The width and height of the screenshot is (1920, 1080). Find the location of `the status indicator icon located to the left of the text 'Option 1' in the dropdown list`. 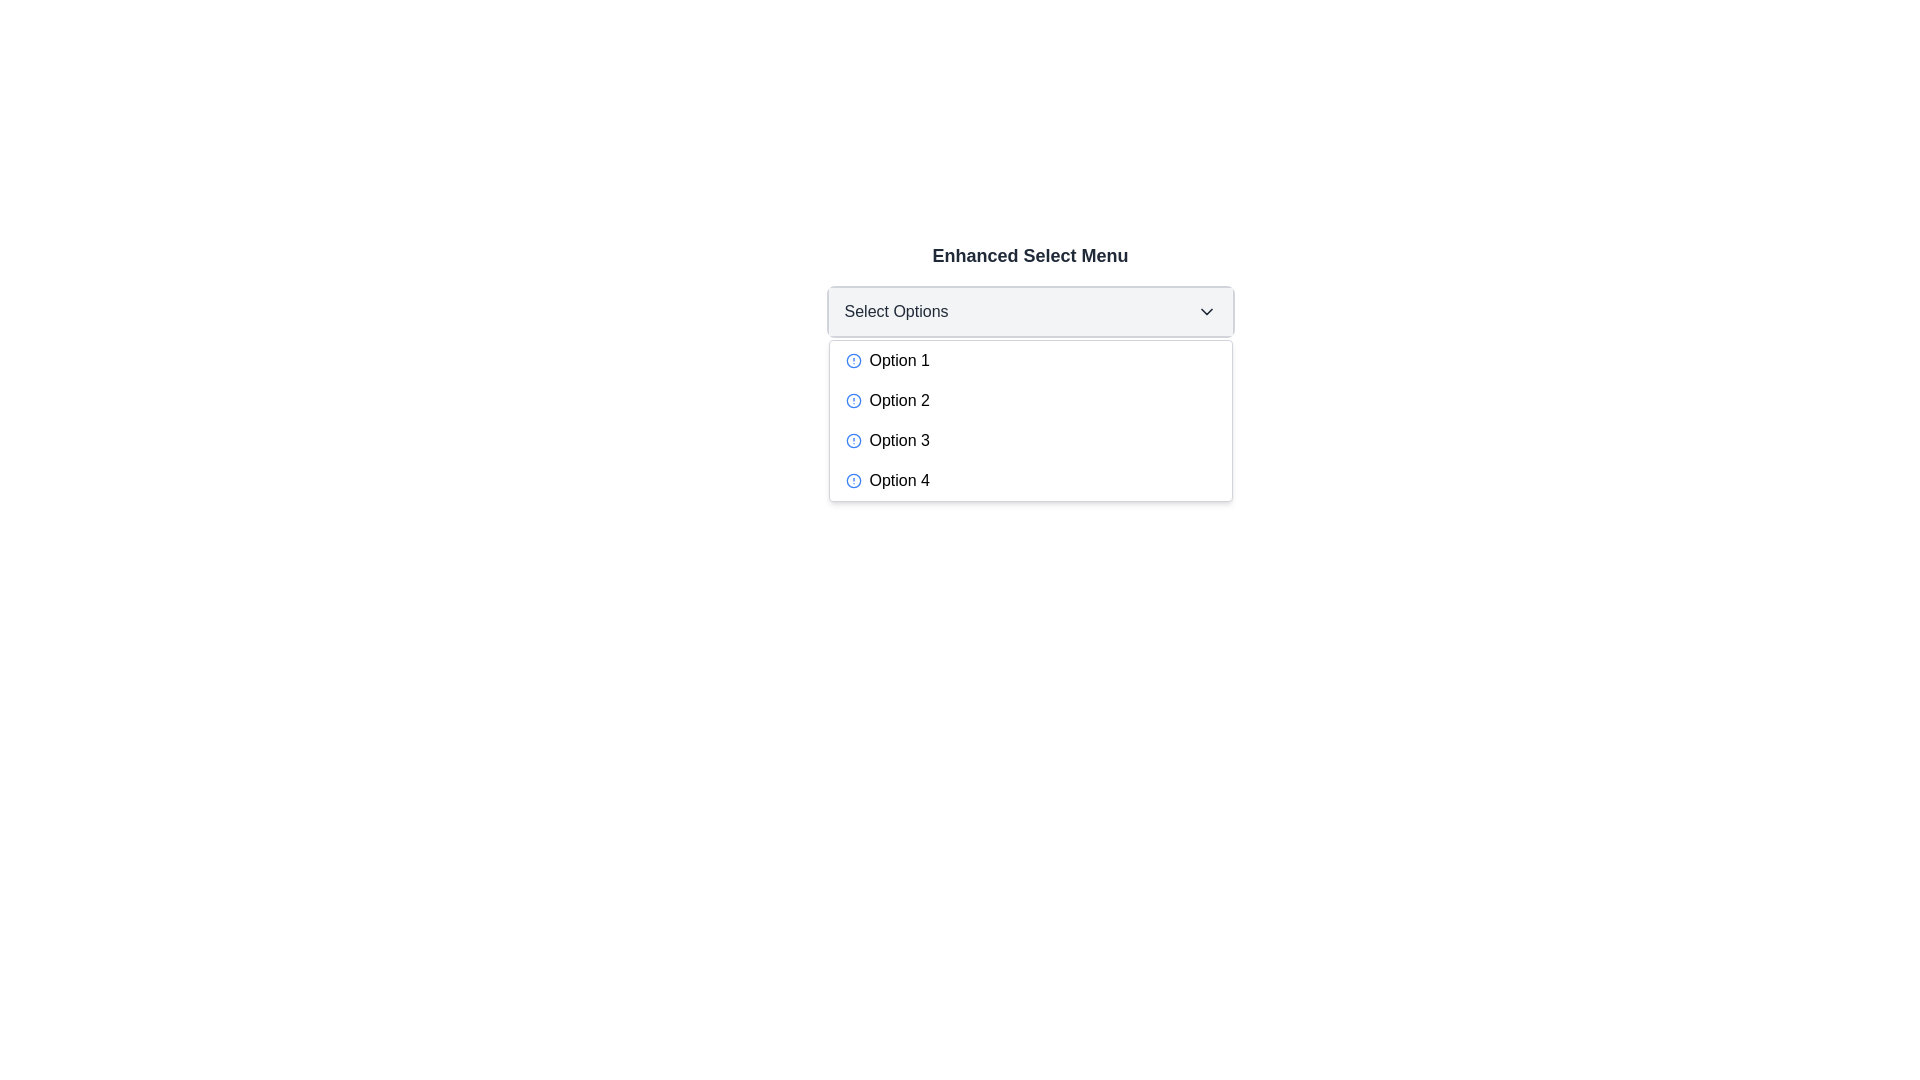

the status indicator icon located to the left of the text 'Option 1' in the dropdown list is located at coordinates (853, 361).